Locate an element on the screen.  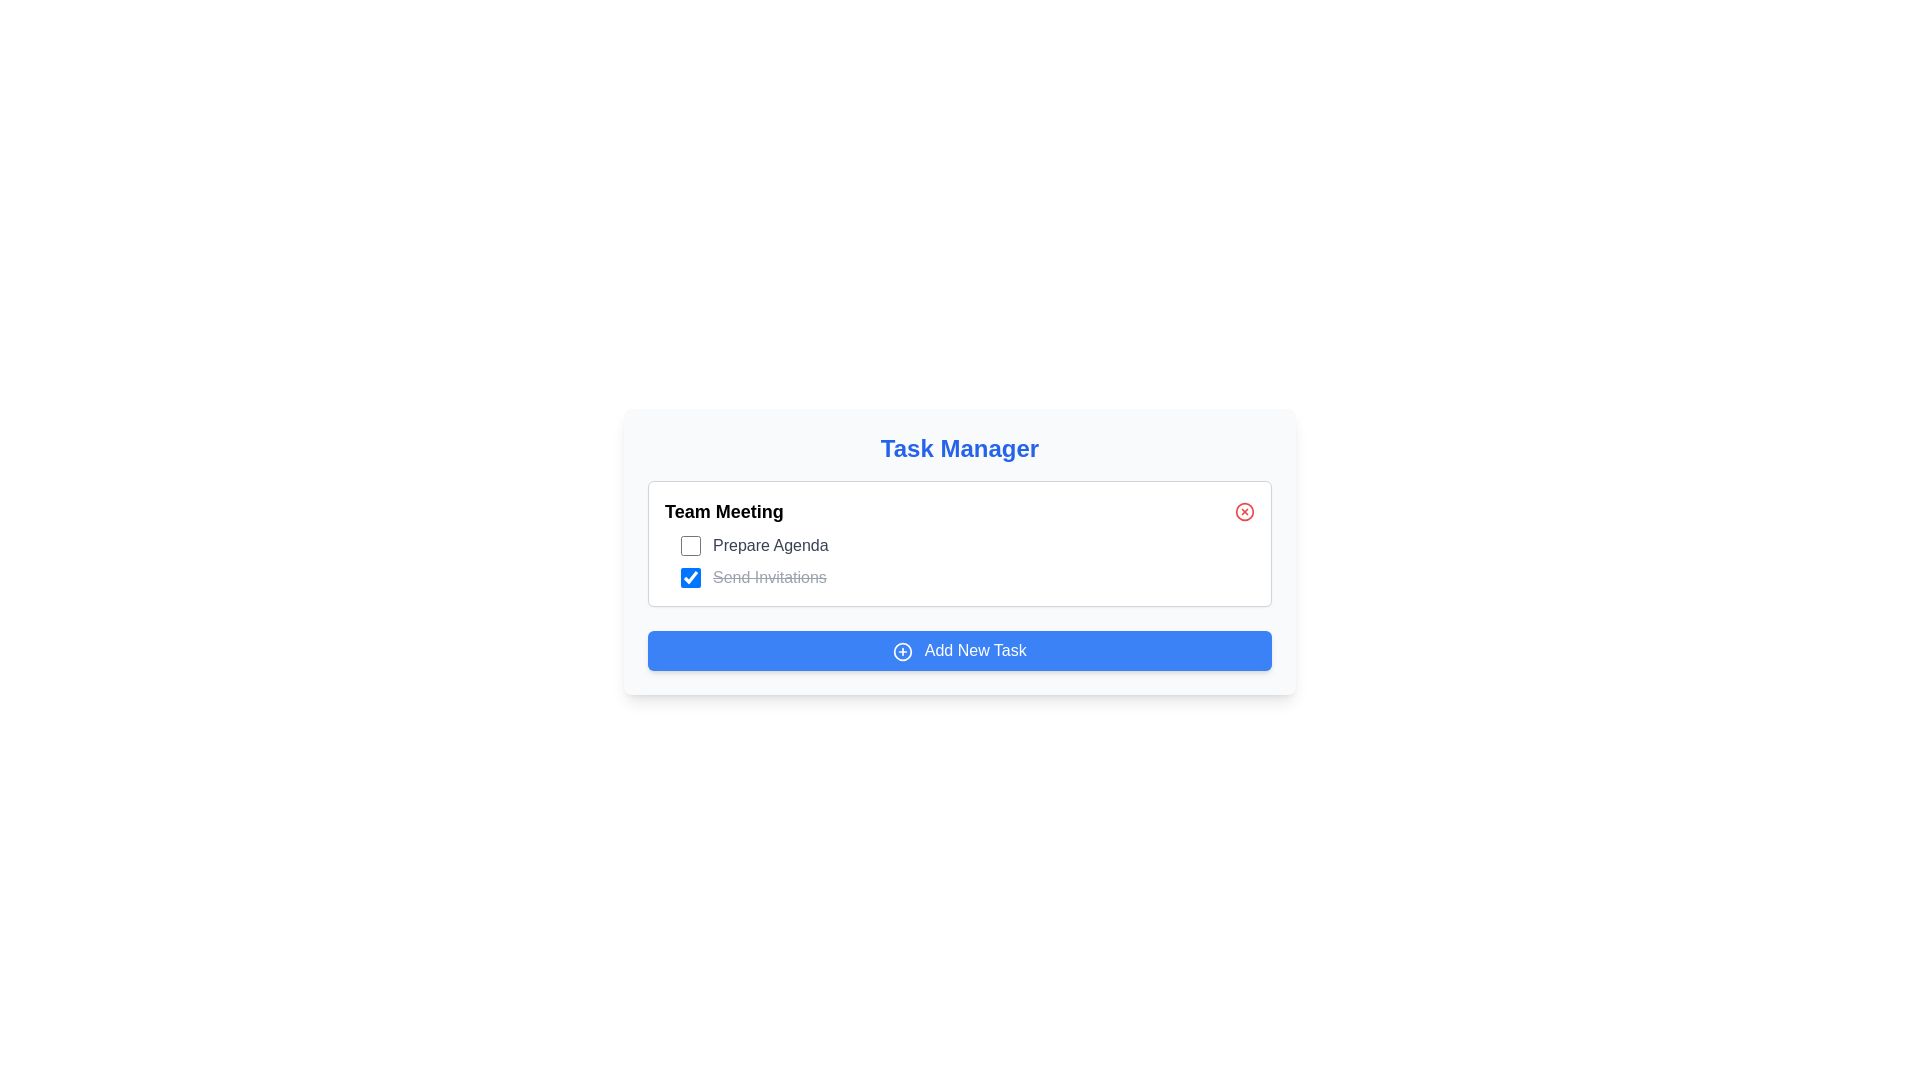
the checkbox with rounded corners indicating the 'checked' state under 'Team Meeting' is located at coordinates (691, 578).